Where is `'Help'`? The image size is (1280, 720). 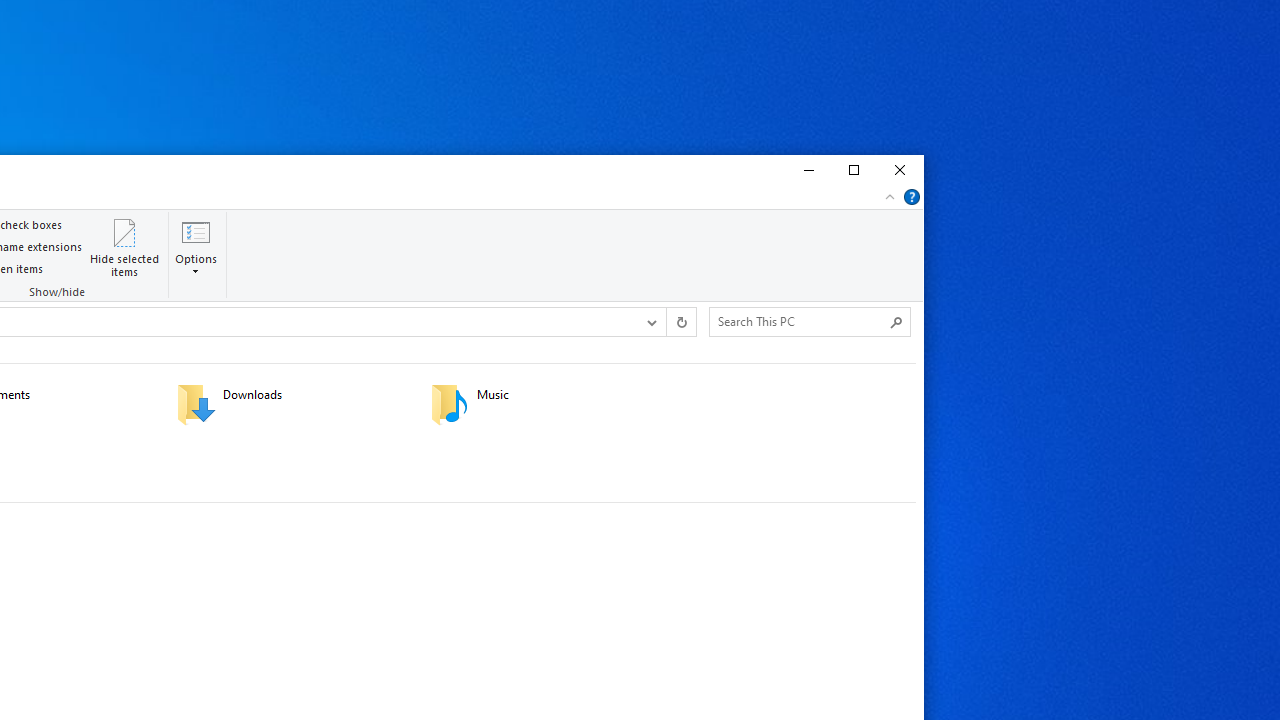
'Help' is located at coordinates (911, 196).